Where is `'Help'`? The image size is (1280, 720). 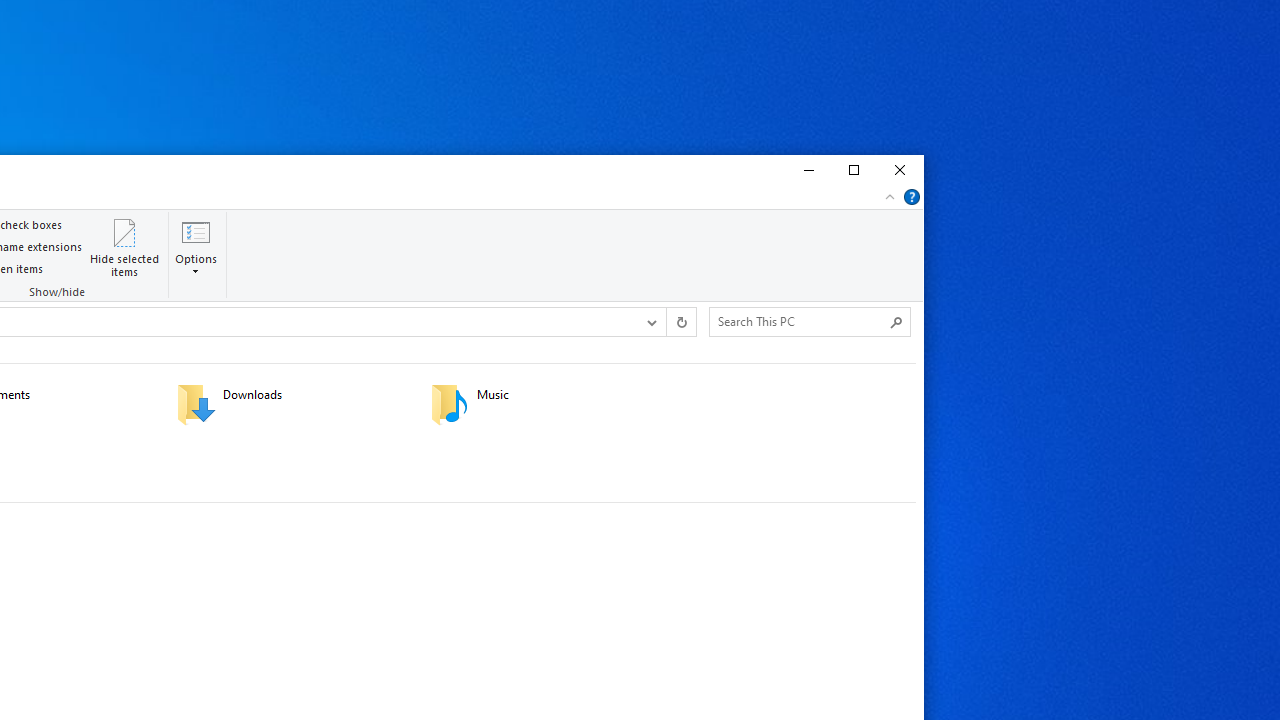
'Help' is located at coordinates (911, 196).